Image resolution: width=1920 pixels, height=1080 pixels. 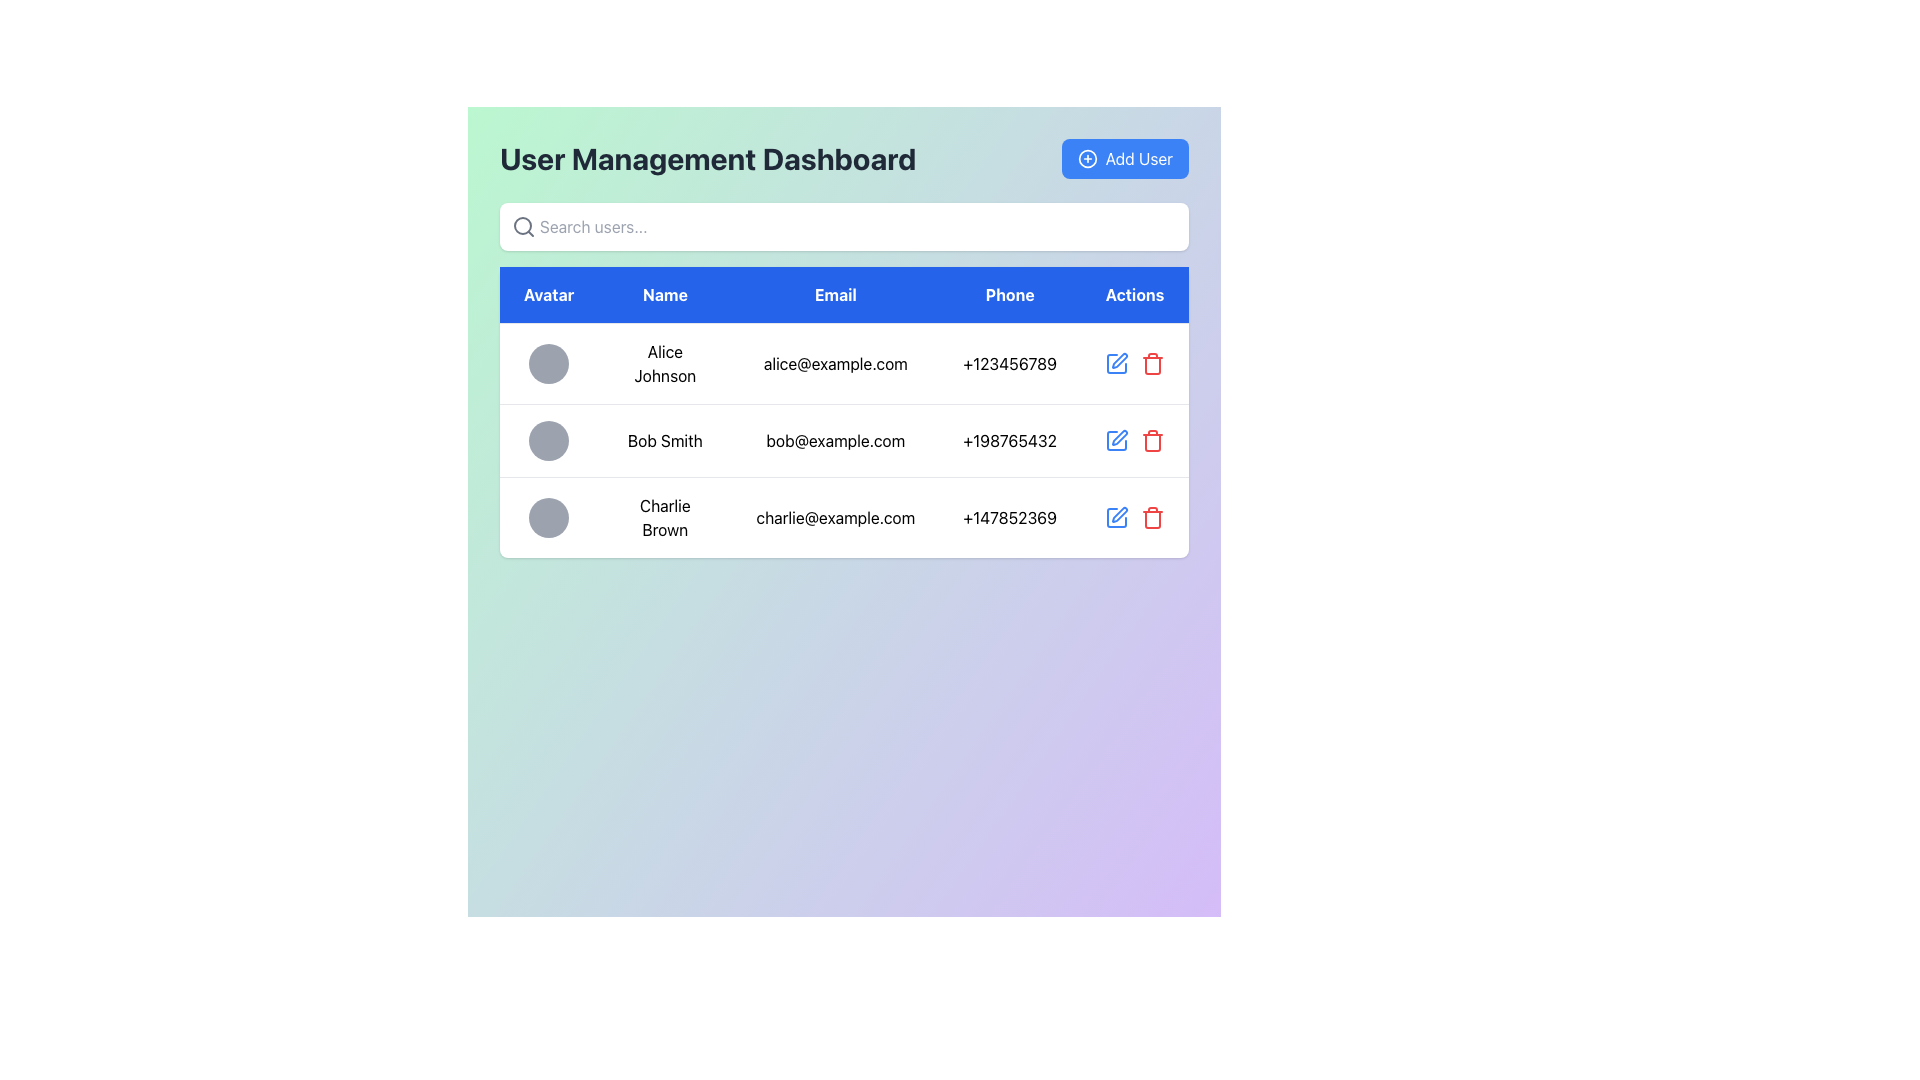 I want to click on the text label representing the name of the first user listed in the table, so click(x=665, y=363).